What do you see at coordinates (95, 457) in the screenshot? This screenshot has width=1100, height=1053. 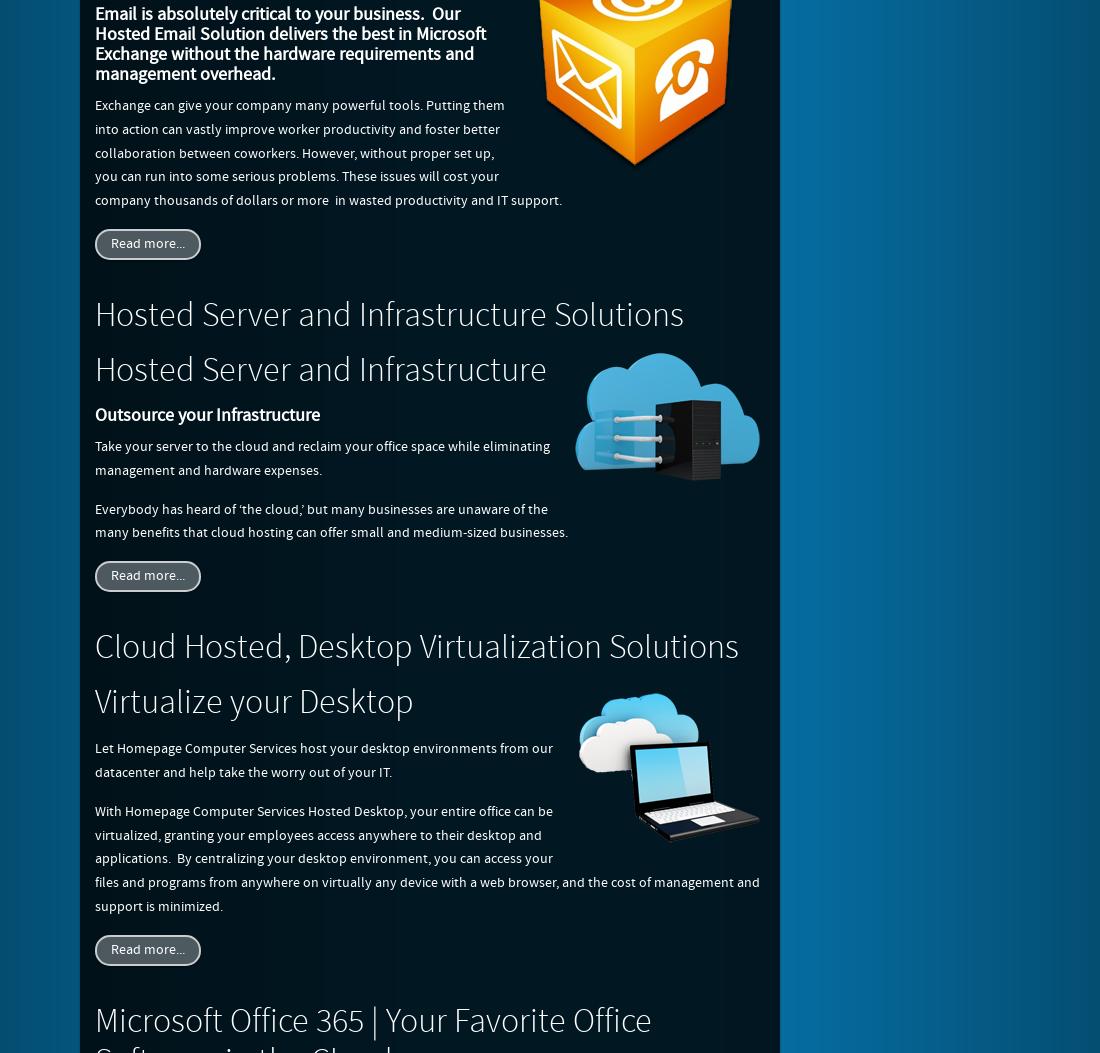 I see `'Take your server to the cloud and reclaim your office space while eliminating management and hardware expenses.'` at bounding box center [95, 457].